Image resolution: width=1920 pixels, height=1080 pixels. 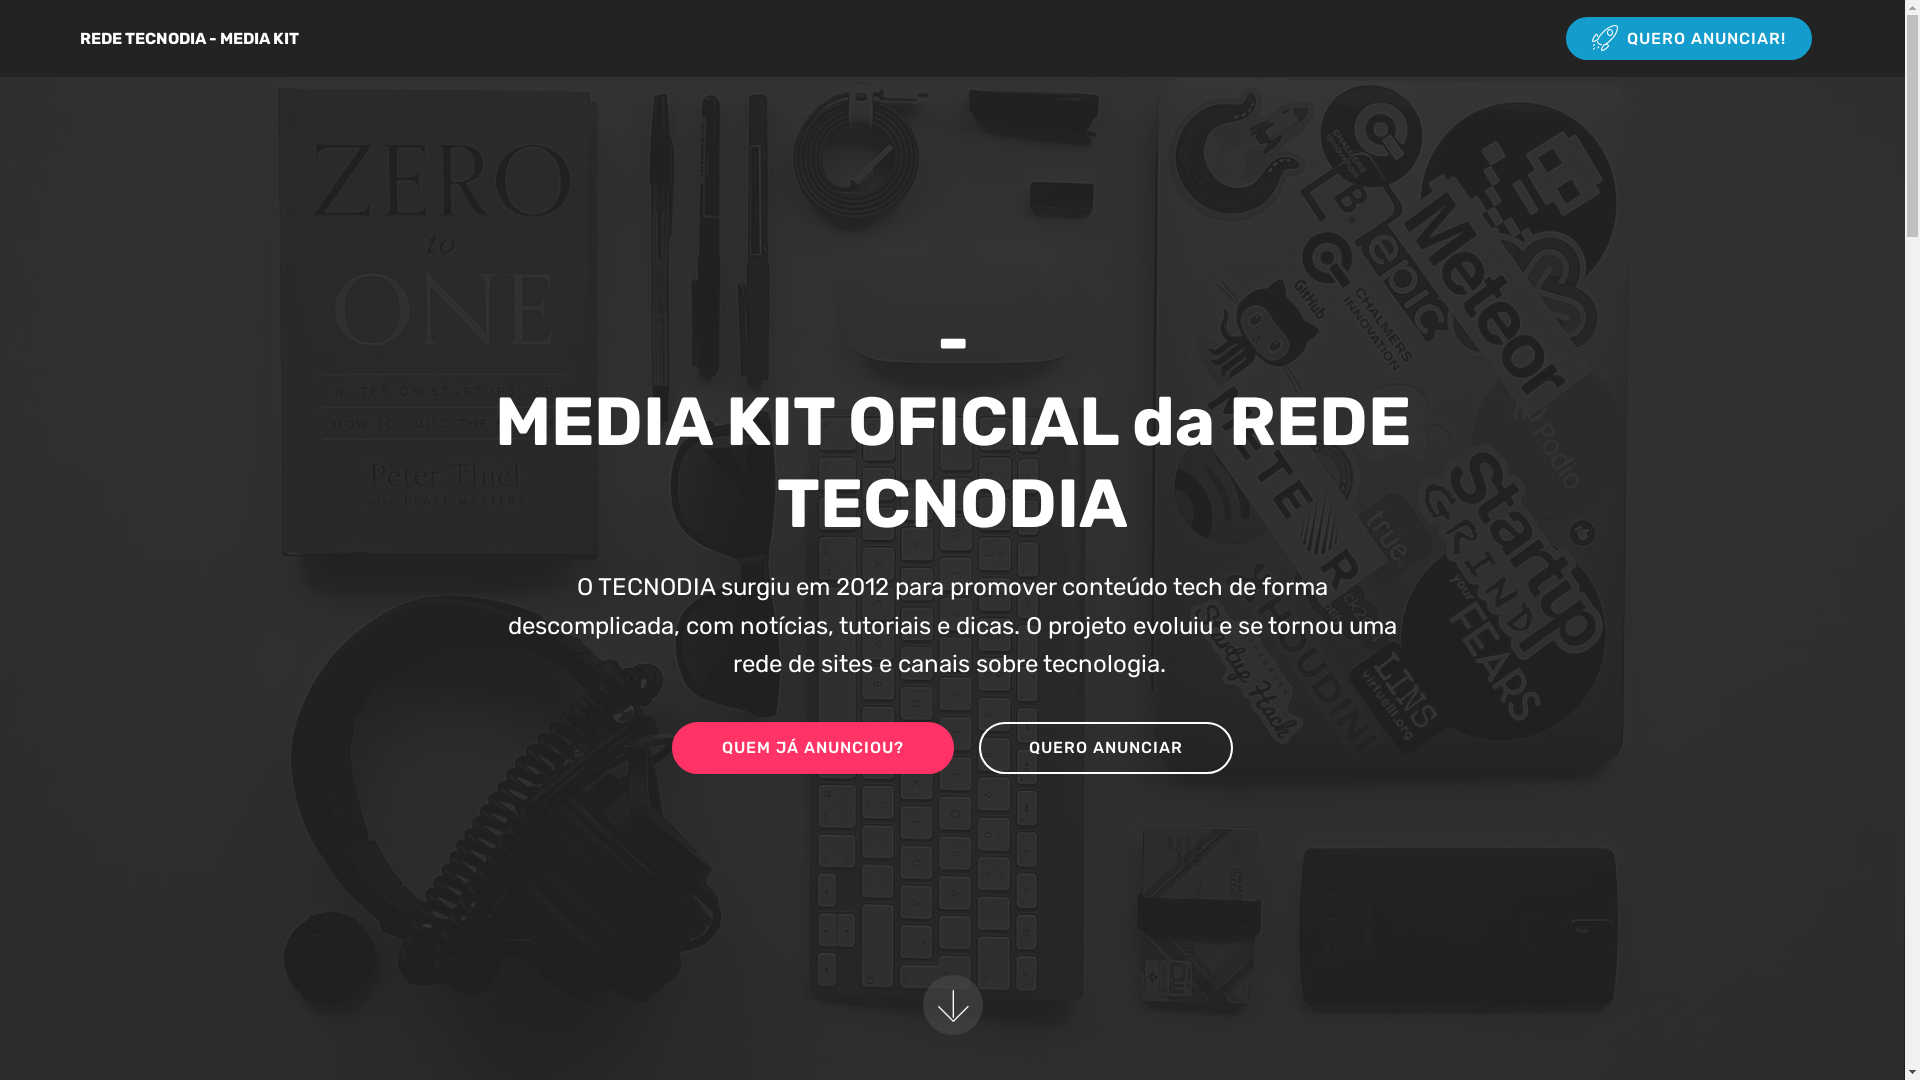 What do you see at coordinates (80, 38) in the screenshot?
I see `'REDE TECNODIA - MEDIA KIT'` at bounding box center [80, 38].